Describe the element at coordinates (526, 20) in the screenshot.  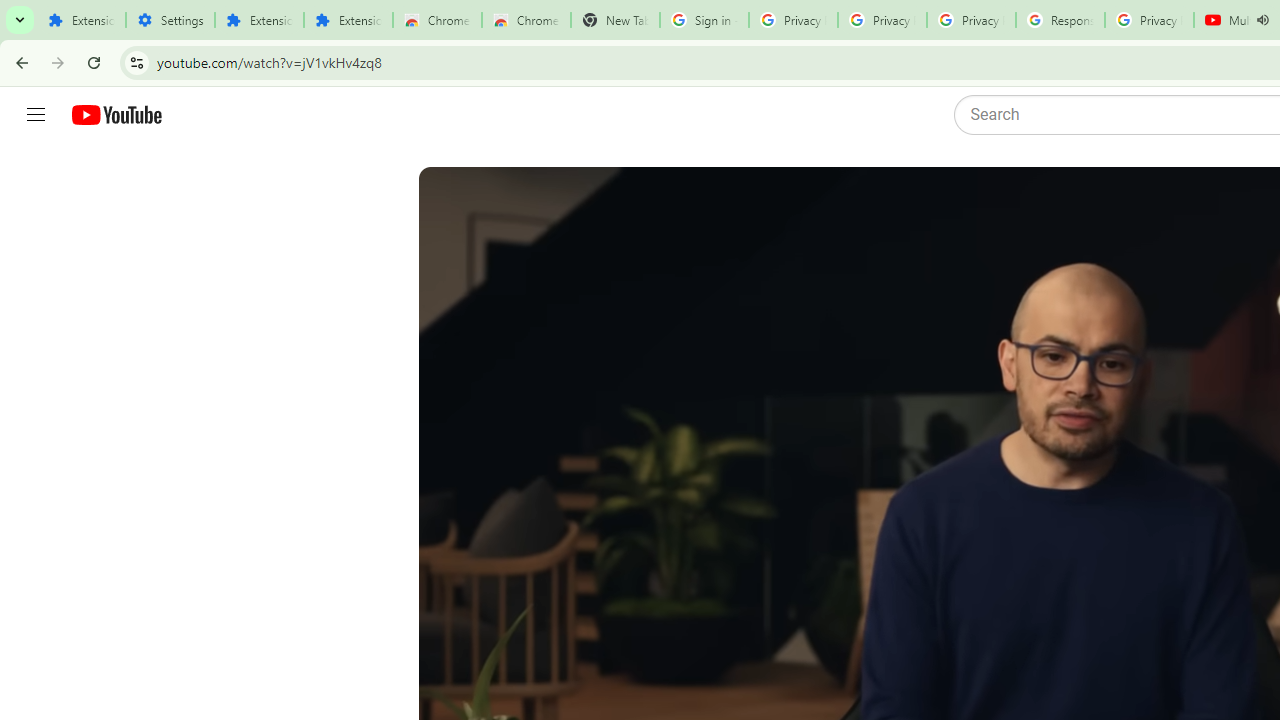
I see `'Chrome Web Store - Themes'` at that location.